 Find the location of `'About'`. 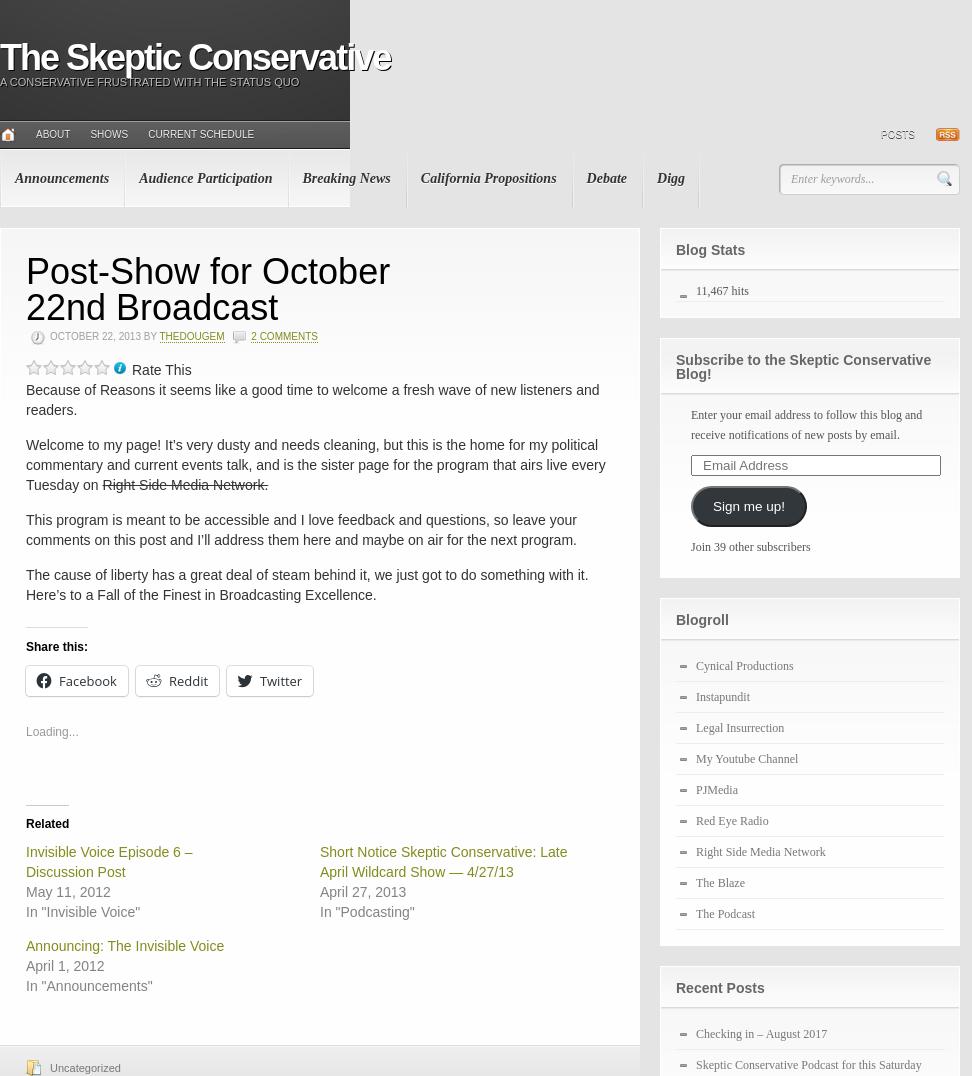

'About' is located at coordinates (52, 133).